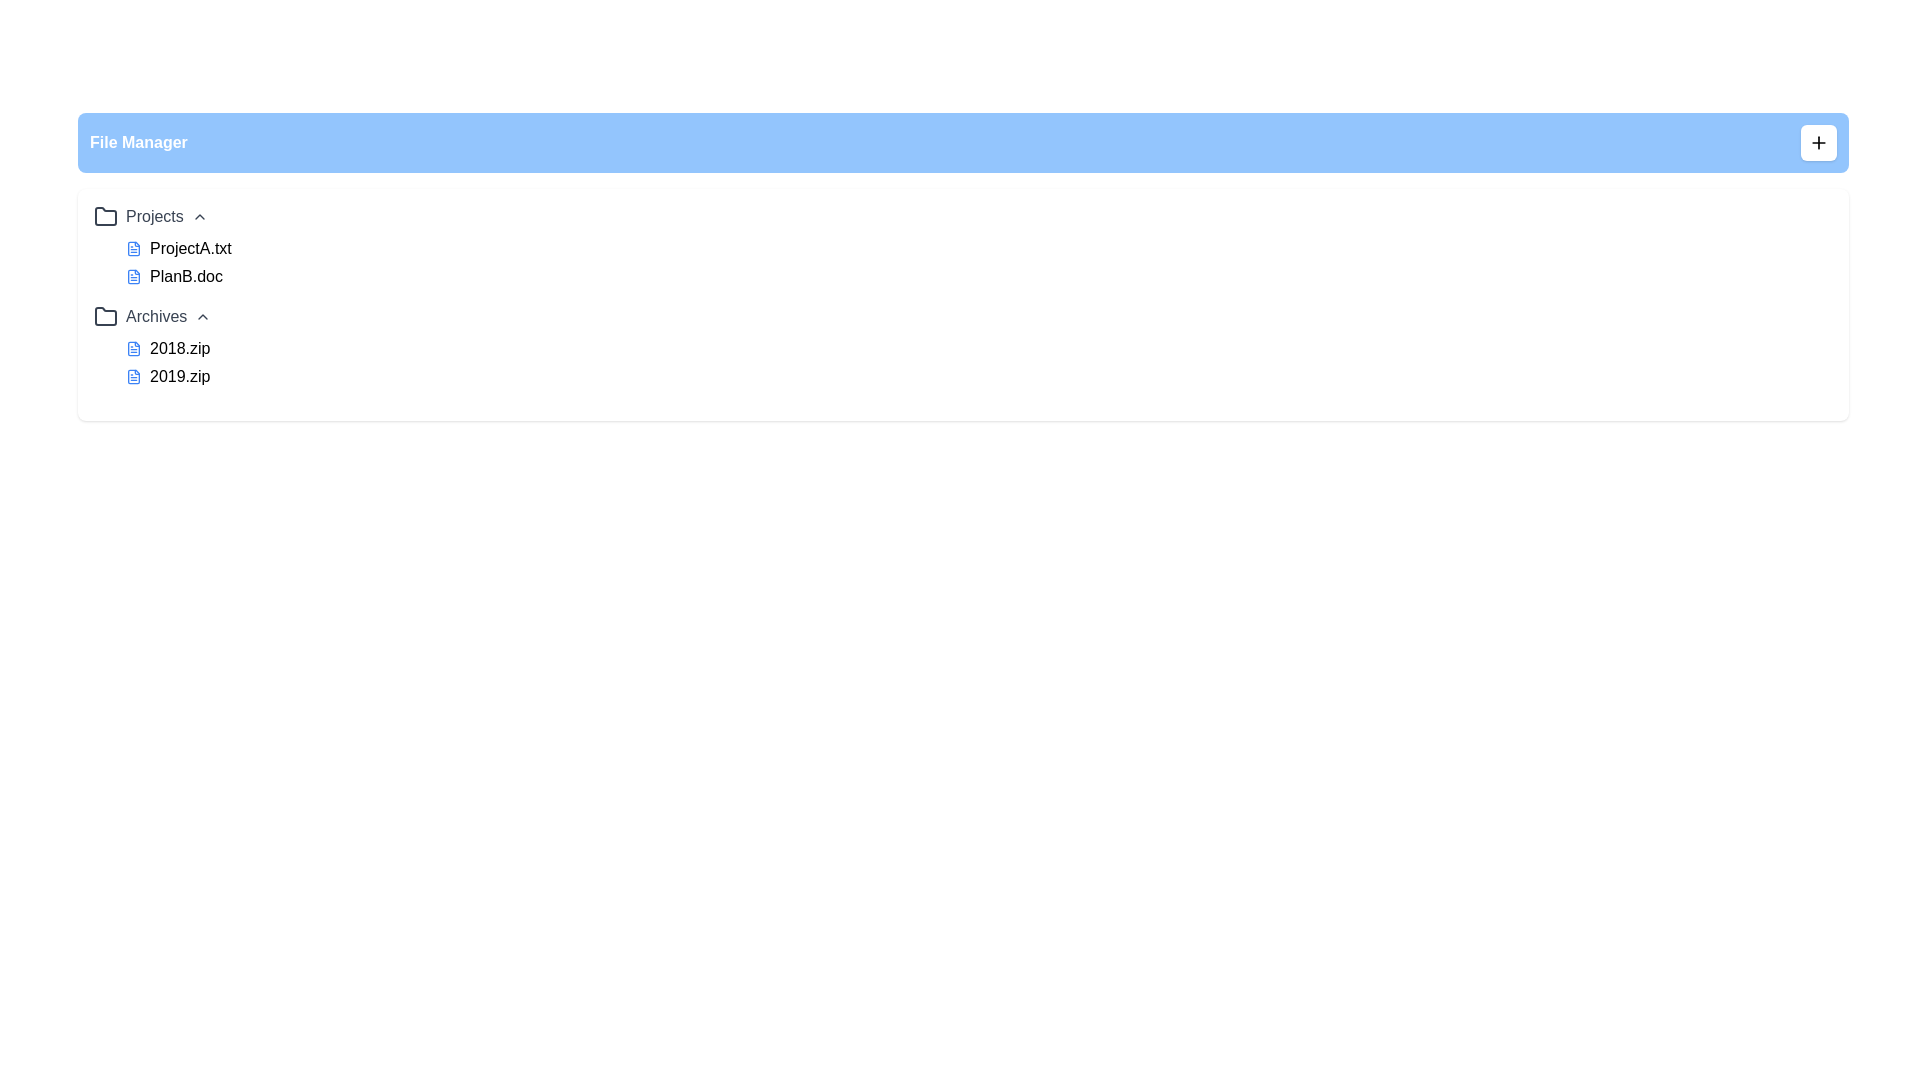  Describe the element at coordinates (133, 347) in the screenshot. I see `the file icon representing '2018.zip' located under the 'Archives' section, which has a rectangular shape with a page-like style and a folded corner` at that location.